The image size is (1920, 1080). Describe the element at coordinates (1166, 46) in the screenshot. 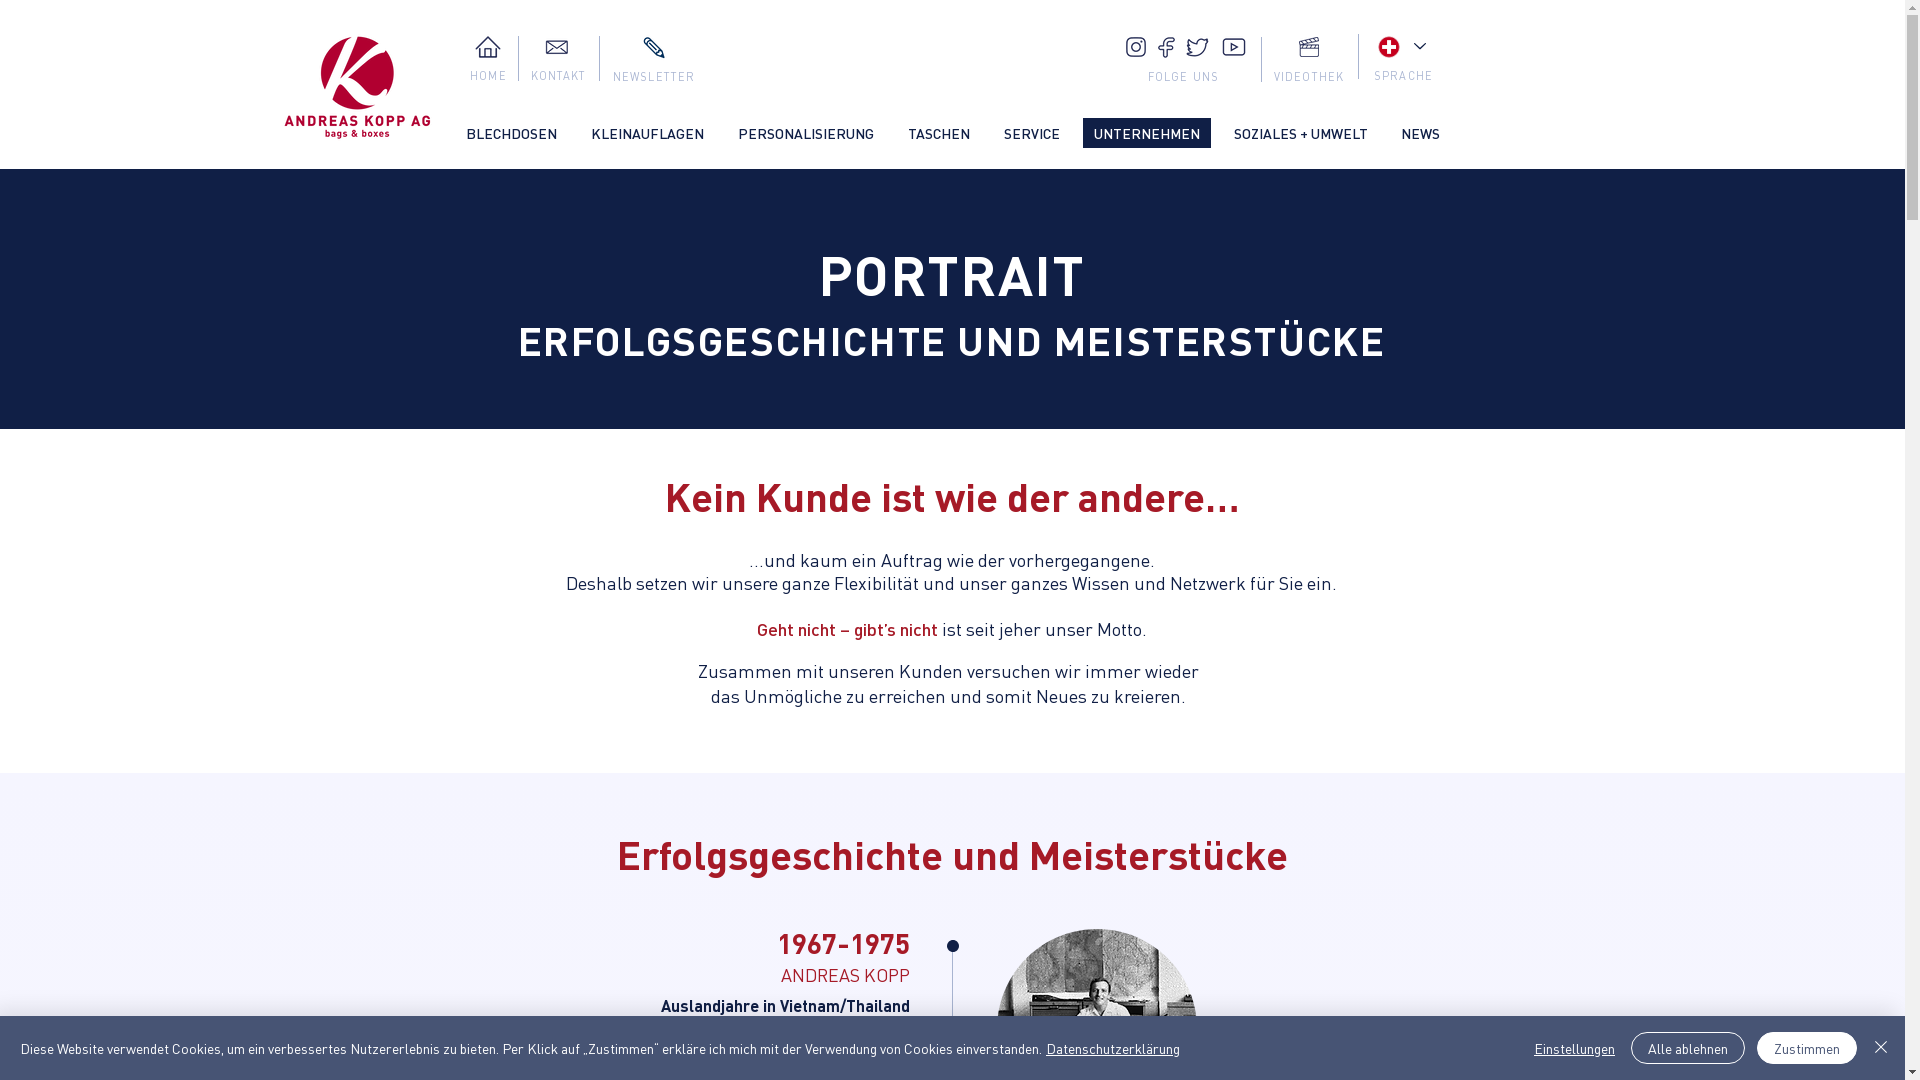

I see `'Facebook'` at that location.